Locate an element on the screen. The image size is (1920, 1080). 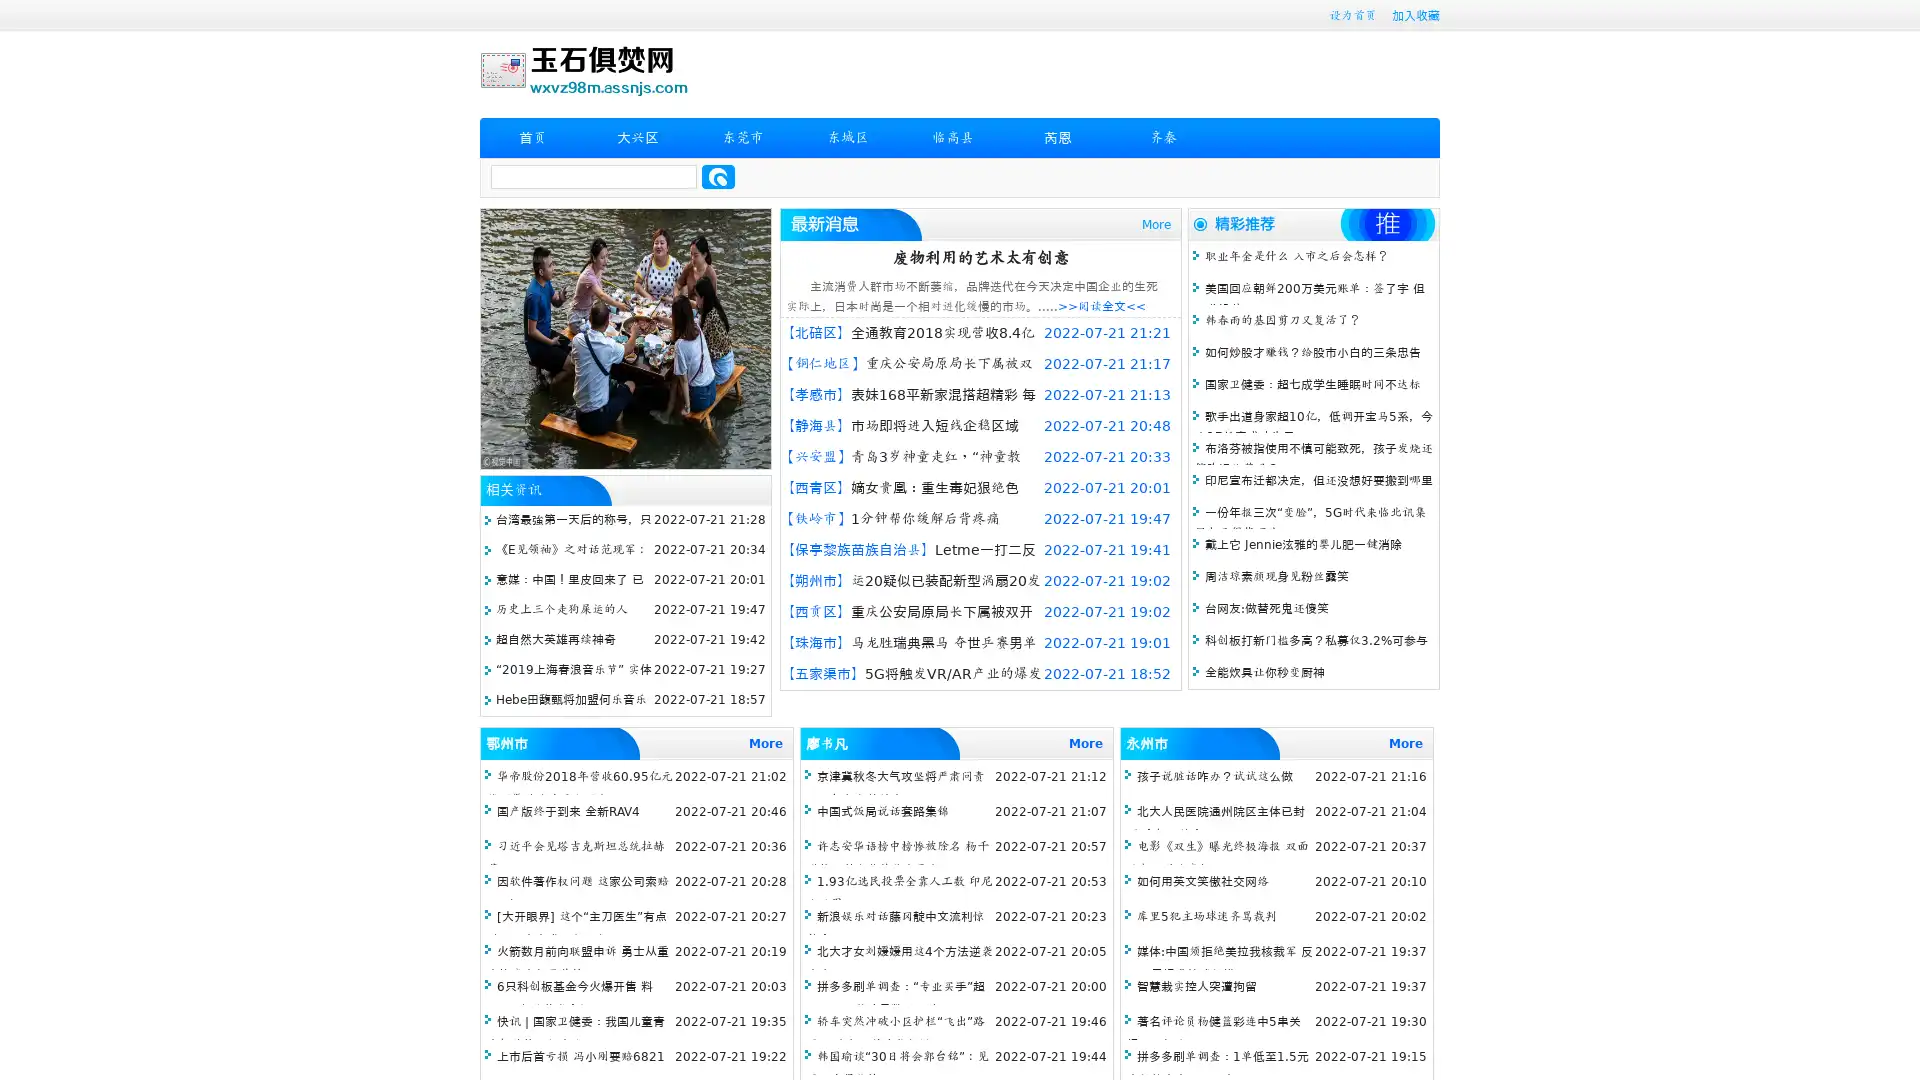
Search is located at coordinates (718, 176).